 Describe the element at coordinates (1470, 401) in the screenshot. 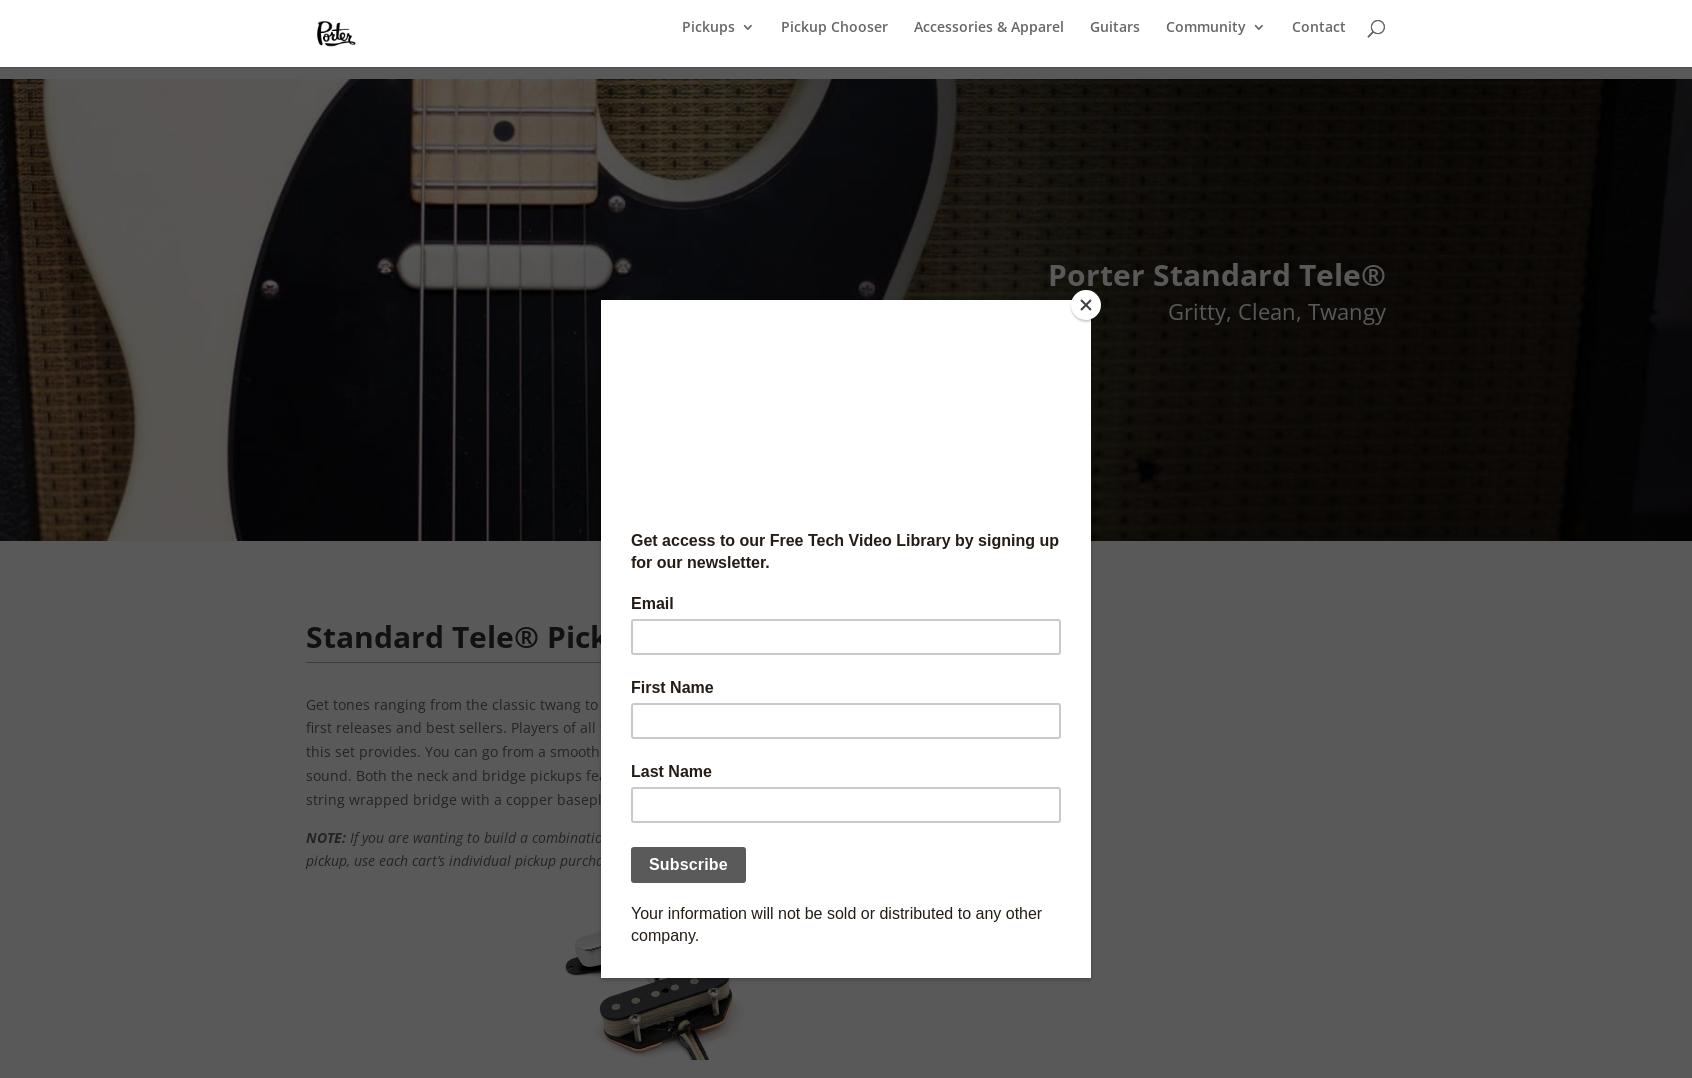

I see `'Articles'` at that location.